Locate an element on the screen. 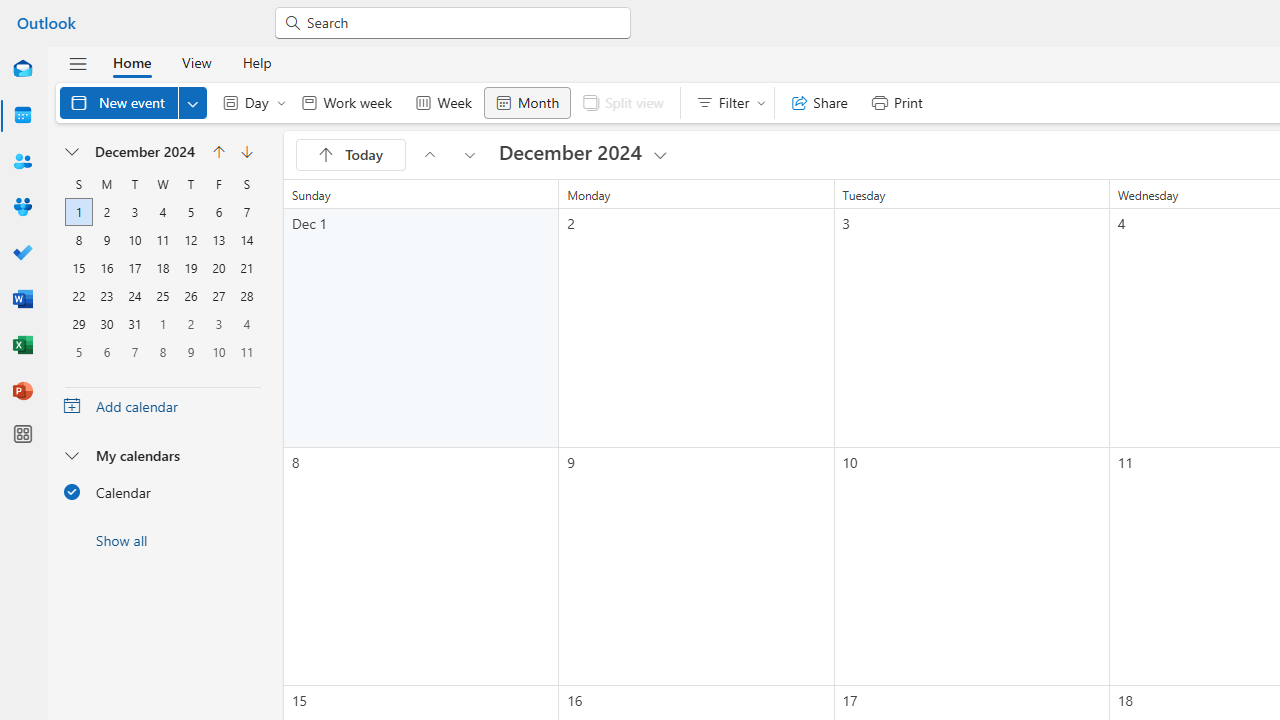 Image resolution: width=1280 pixels, height=720 pixels. '22, December, 2024' is located at coordinates (78, 296).